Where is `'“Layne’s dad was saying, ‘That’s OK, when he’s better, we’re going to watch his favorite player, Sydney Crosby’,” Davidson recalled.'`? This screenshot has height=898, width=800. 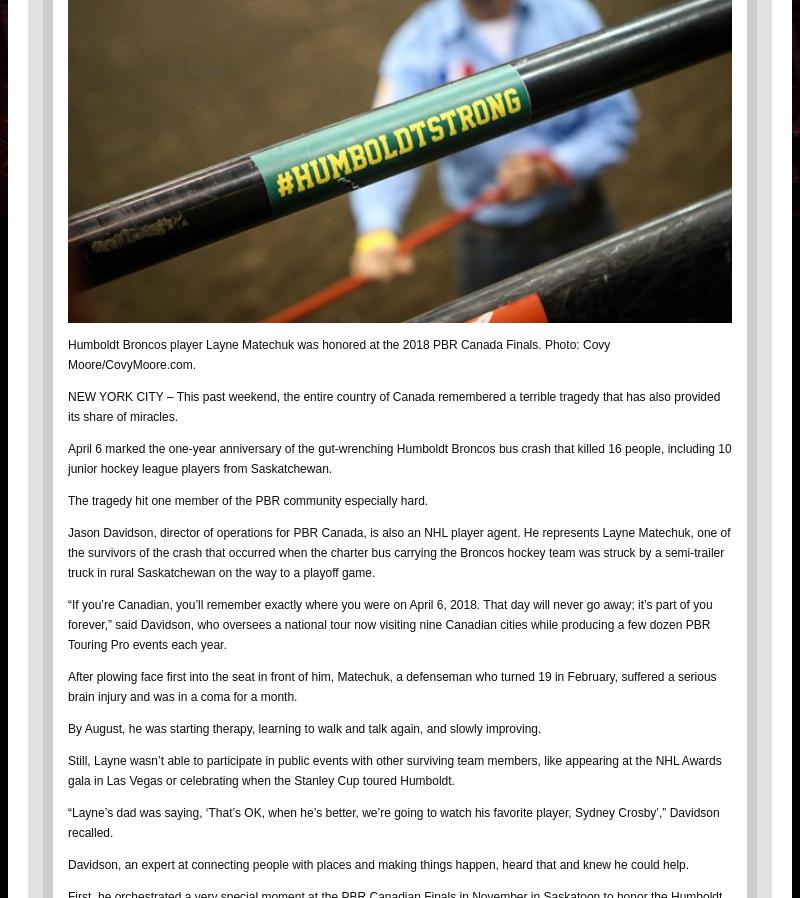 '“Layne’s dad was saying, ‘That’s OK, when he’s better, we’re going to watch his favorite player, Sydney Crosby’,” Davidson recalled.' is located at coordinates (68, 822).